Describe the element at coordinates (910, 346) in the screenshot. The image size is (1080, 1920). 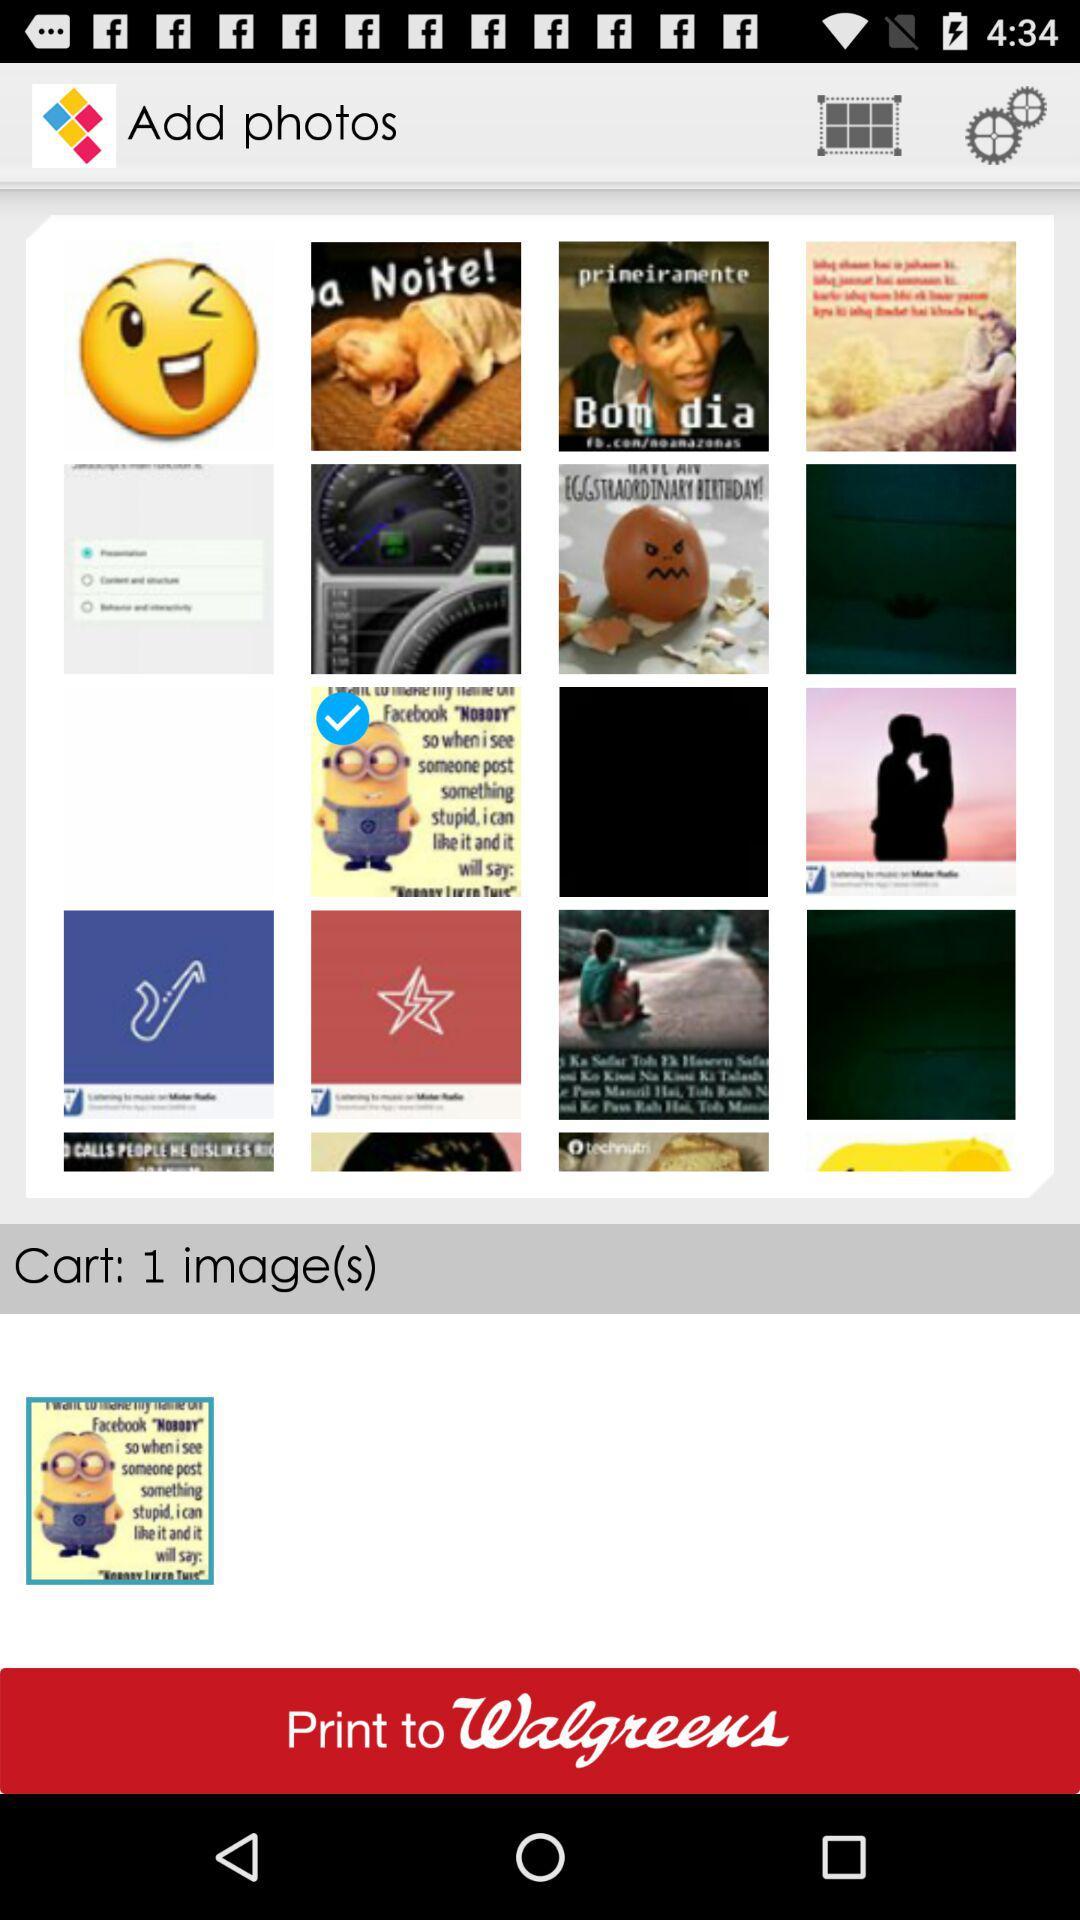
I see `the last image in 1st line` at that location.